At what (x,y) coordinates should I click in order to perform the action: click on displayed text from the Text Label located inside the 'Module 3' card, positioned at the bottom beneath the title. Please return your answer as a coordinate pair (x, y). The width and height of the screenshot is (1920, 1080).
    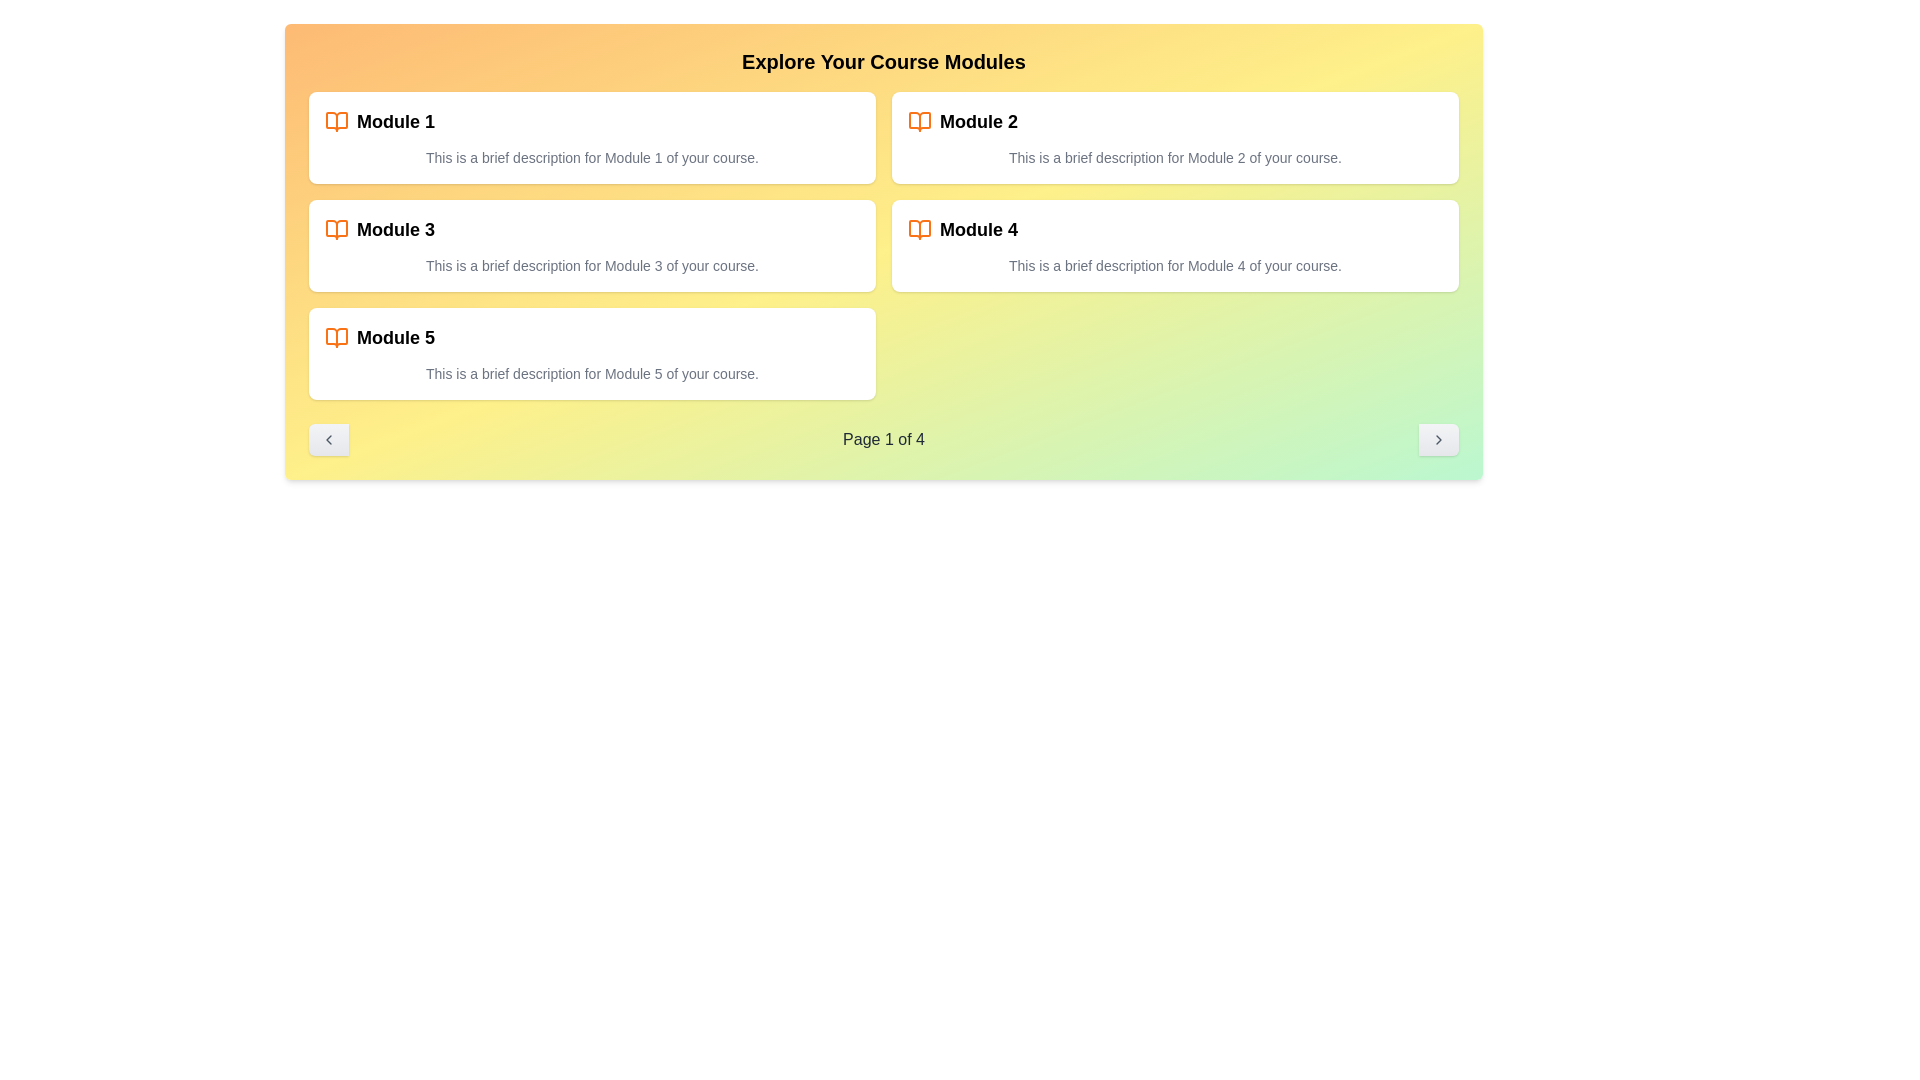
    Looking at the image, I should click on (591, 265).